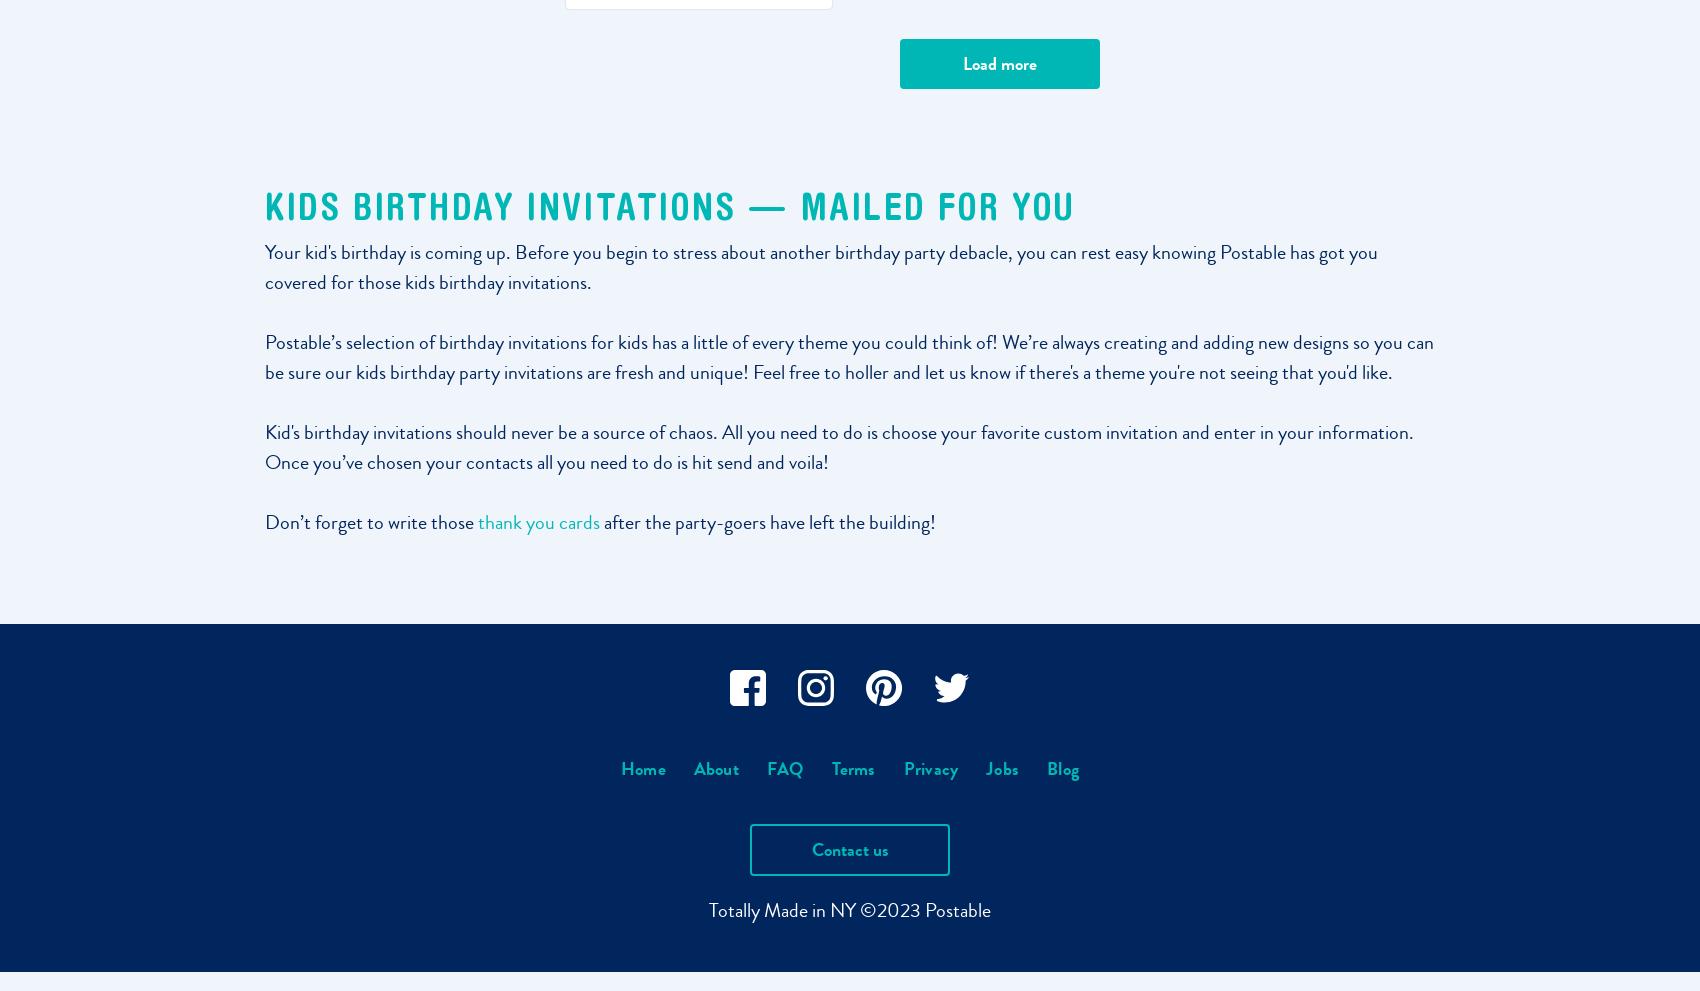 Image resolution: width=1700 pixels, height=991 pixels. What do you see at coordinates (1001, 769) in the screenshot?
I see `'Jobs'` at bounding box center [1001, 769].